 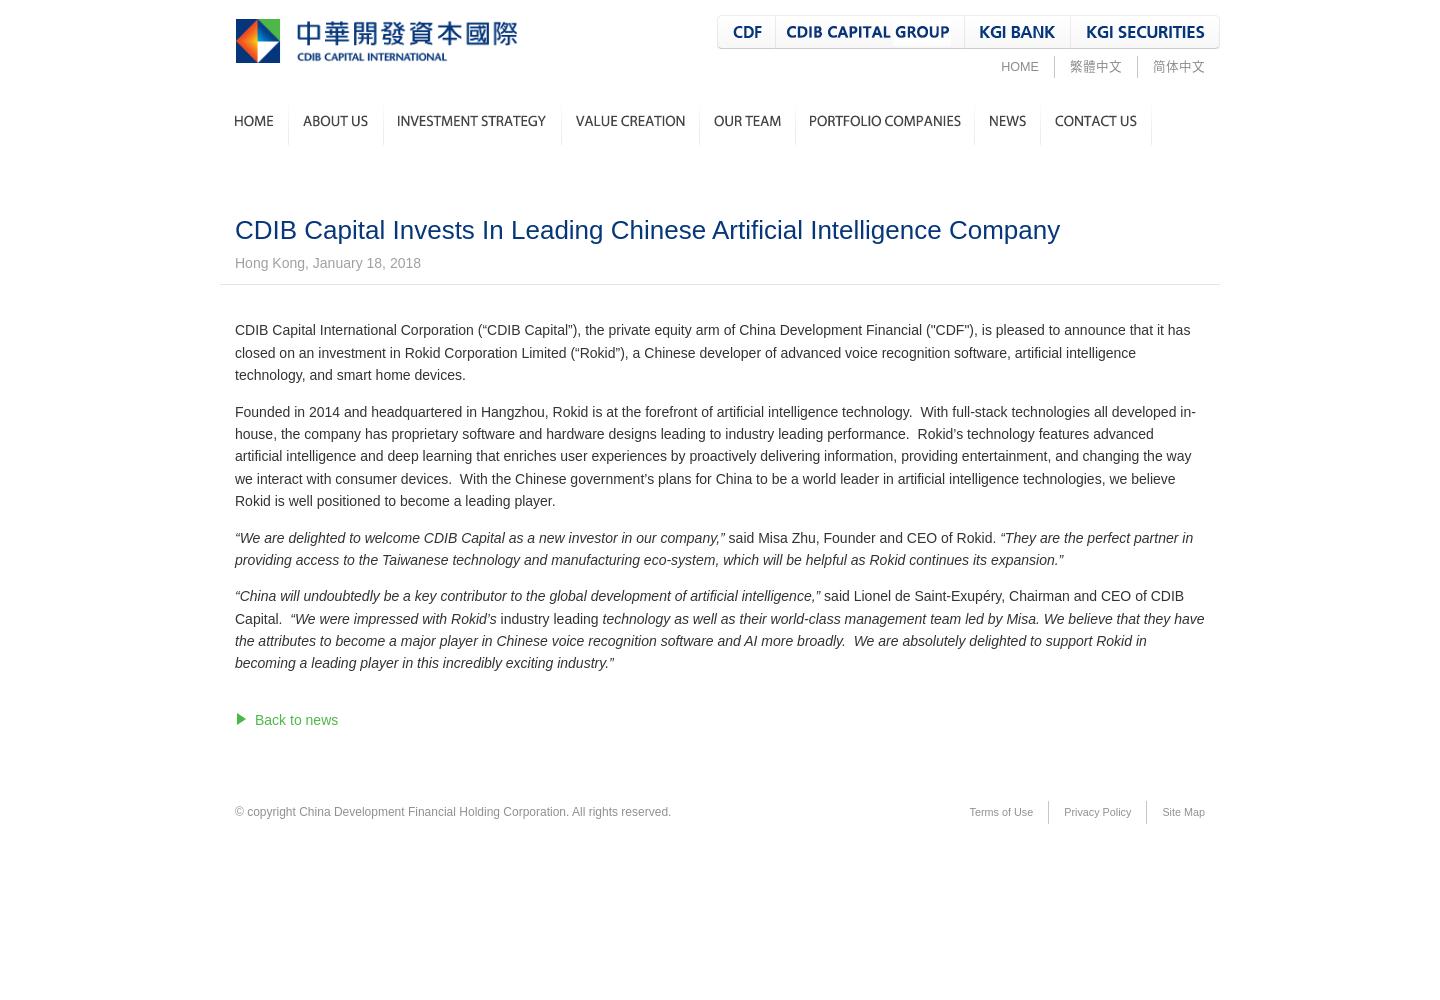 What do you see at coordinates (1064, 812) in the screenshot?
I see `'Privacy Policy'` at bounding box center [1064, 812].